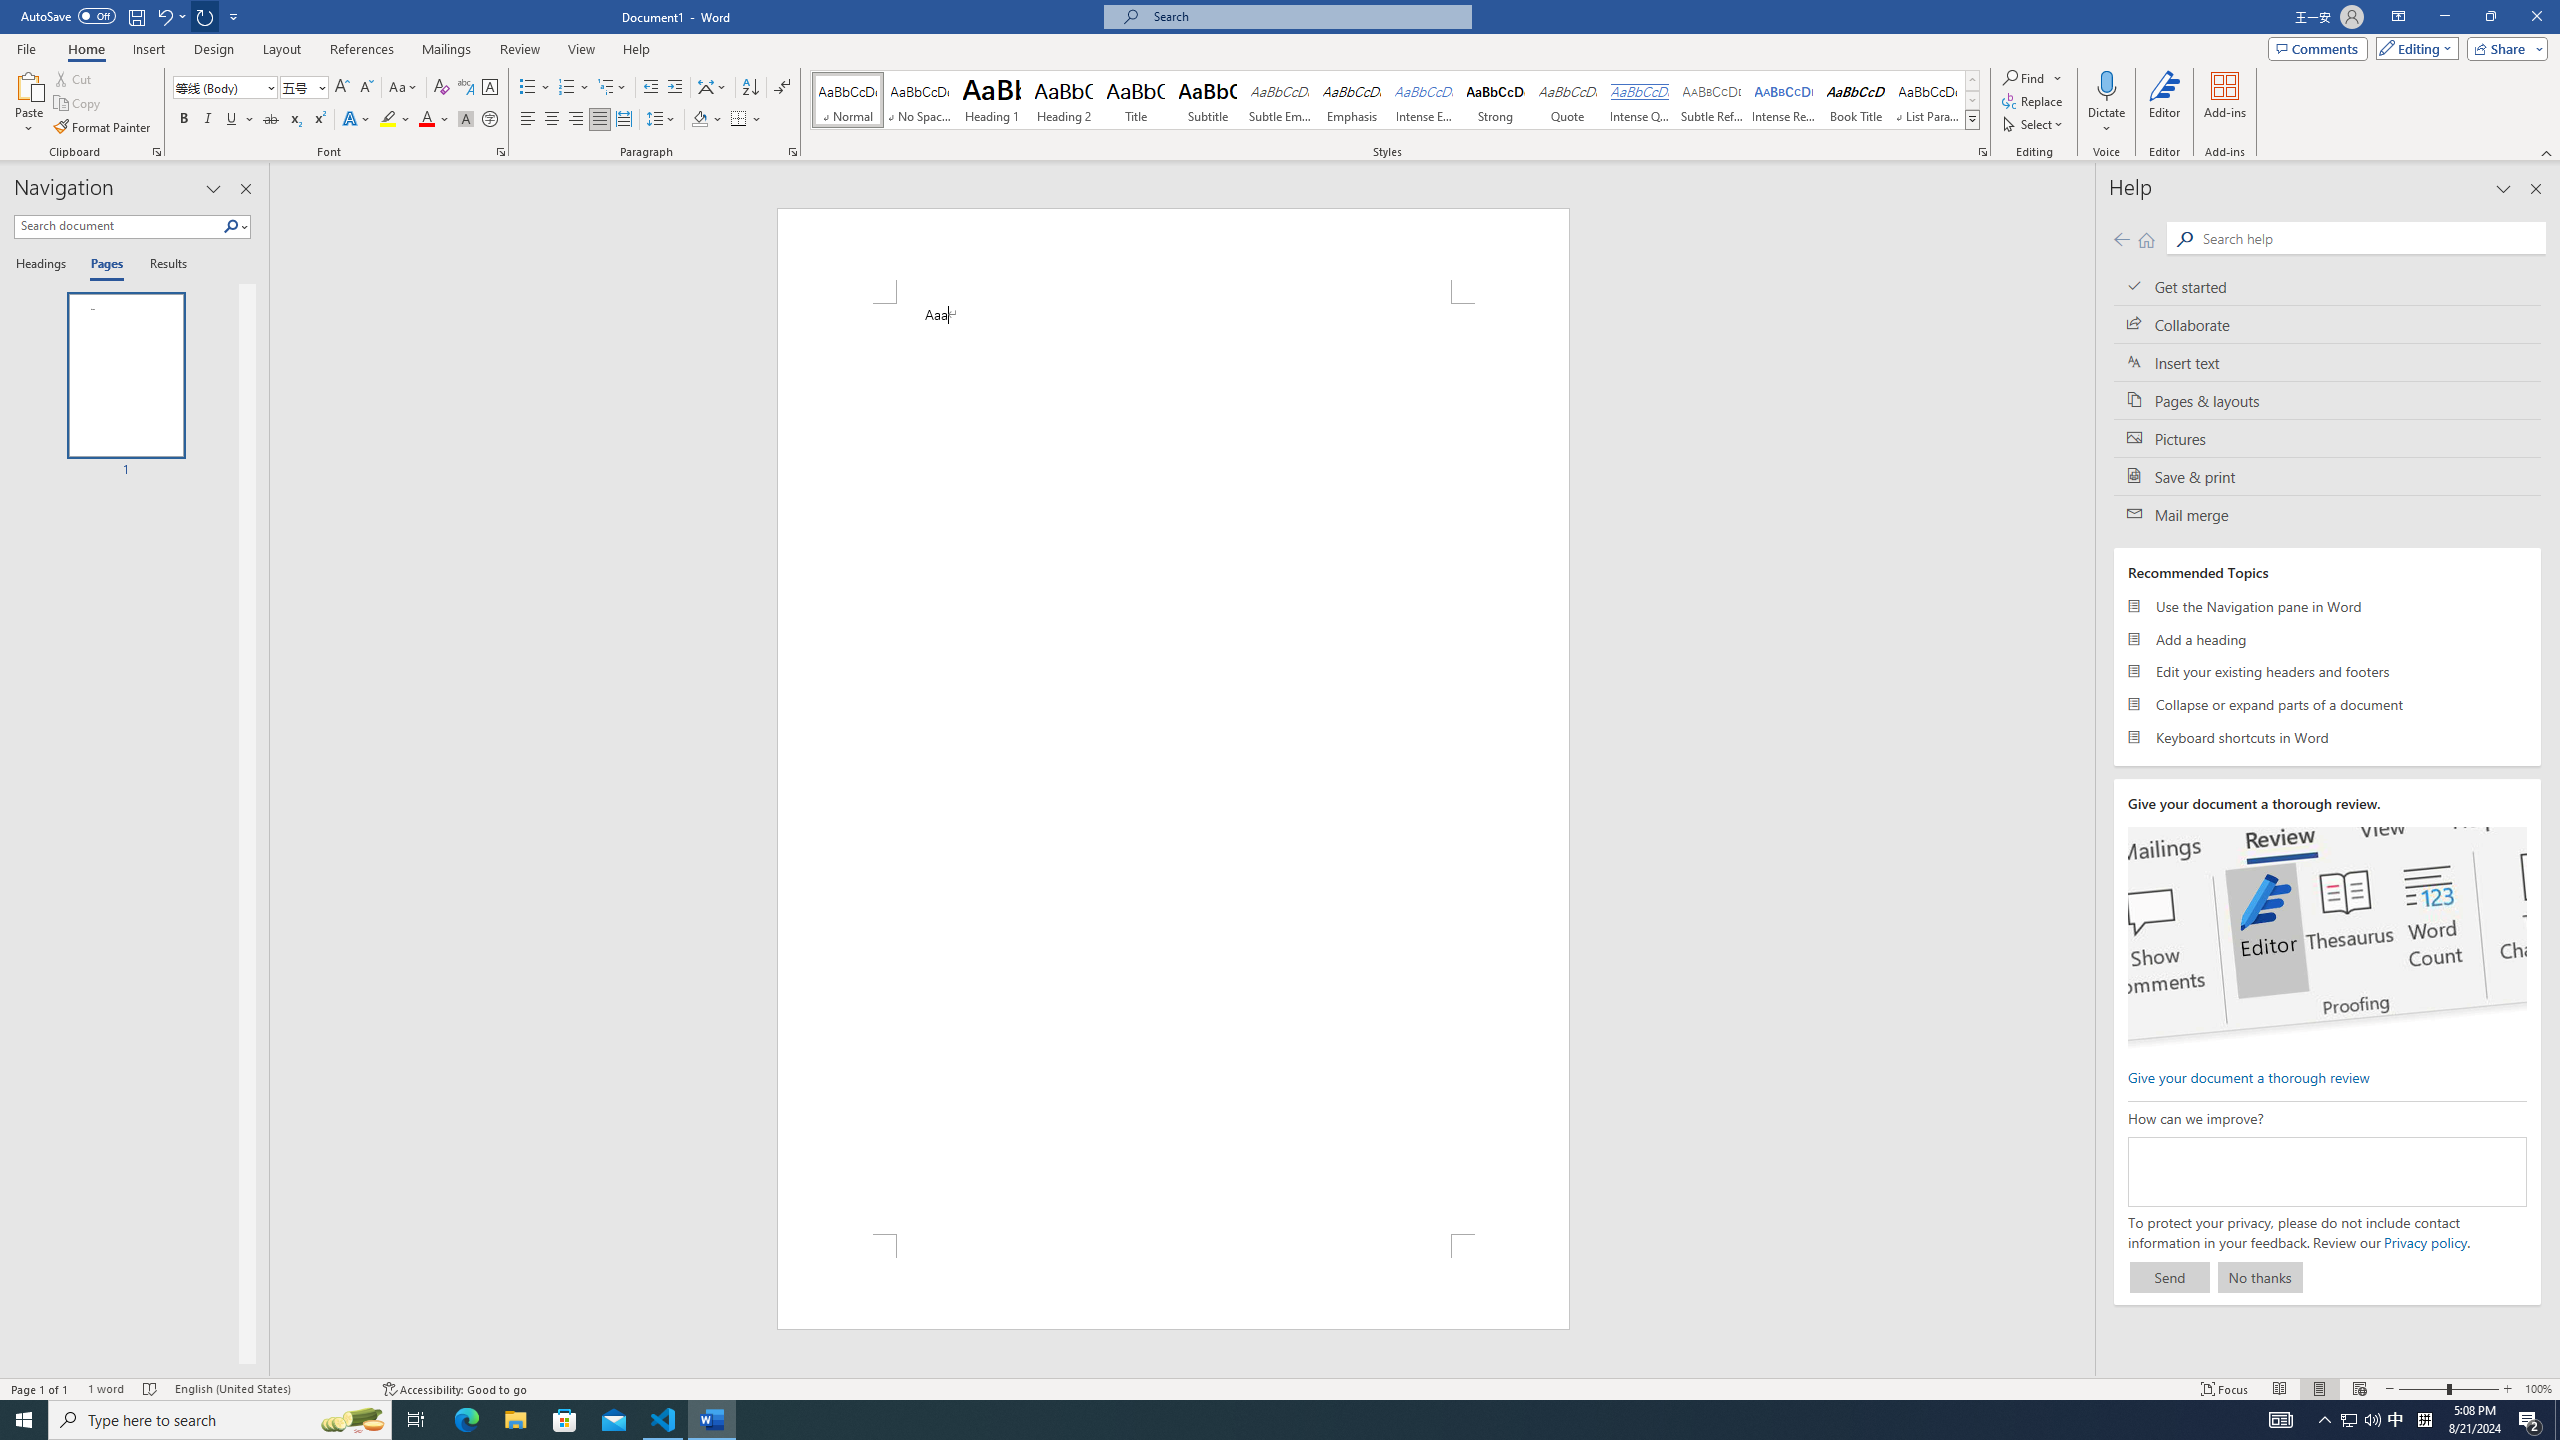 The width and height of the screenshot is (2560, 1440). I want to click on 'Pictures', so click(2327, 438).